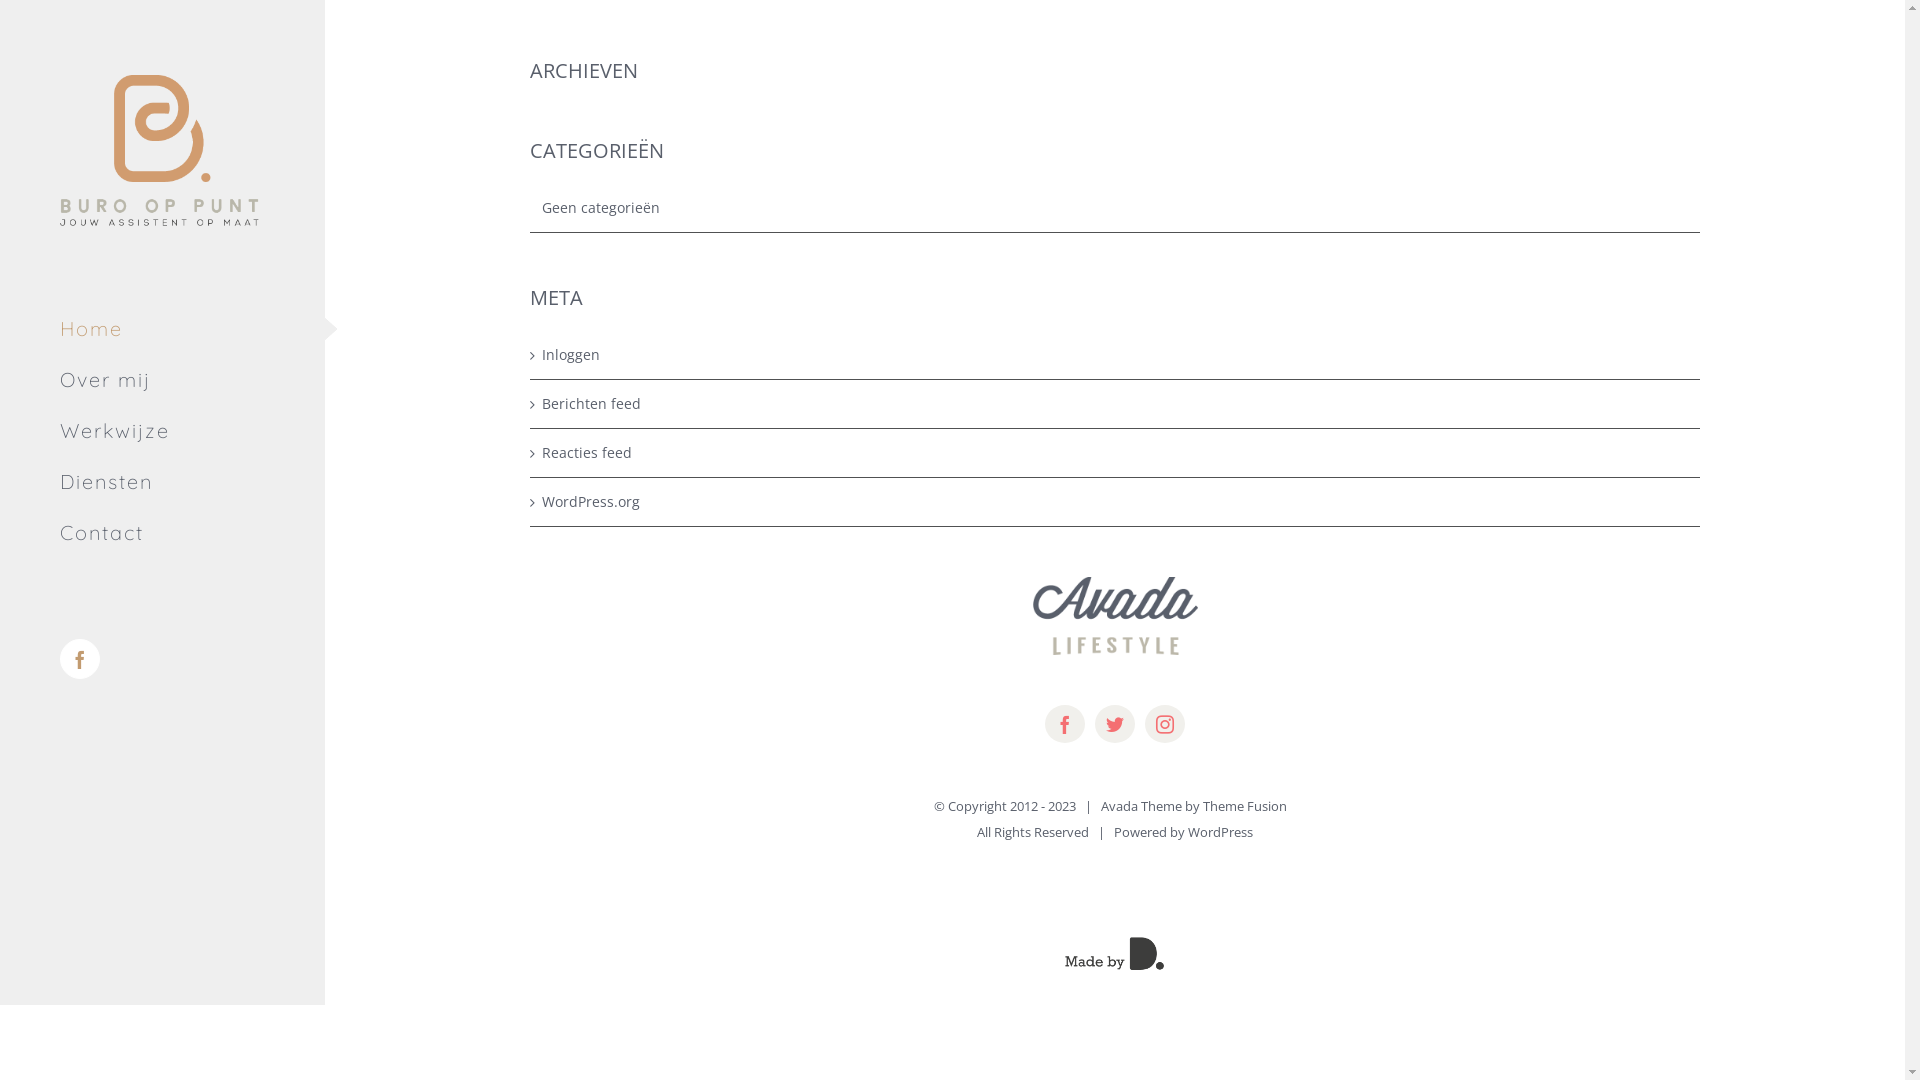 This screenshot has height=1080, width=1920. Describe the element at coordinates (542, 404) in the screenshot. I see `'Berichten feed'` at that location.